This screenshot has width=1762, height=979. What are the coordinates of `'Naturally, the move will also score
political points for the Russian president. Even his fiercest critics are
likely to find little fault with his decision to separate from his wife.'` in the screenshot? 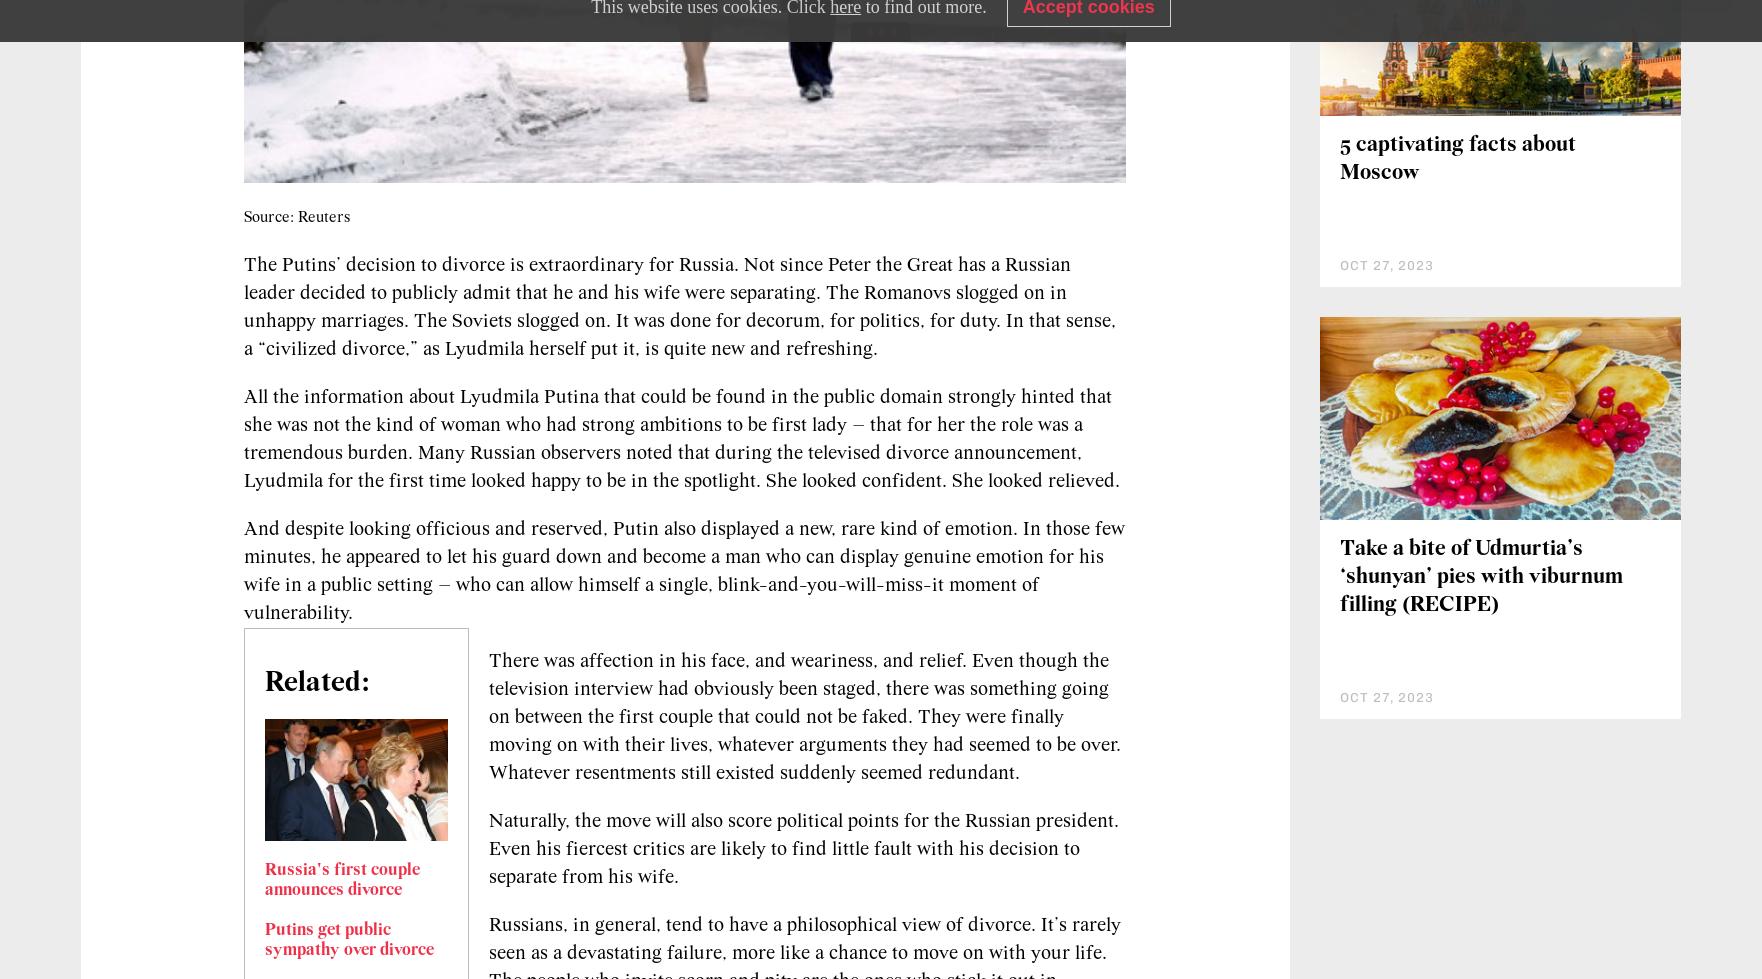 It's located at (803, 847).